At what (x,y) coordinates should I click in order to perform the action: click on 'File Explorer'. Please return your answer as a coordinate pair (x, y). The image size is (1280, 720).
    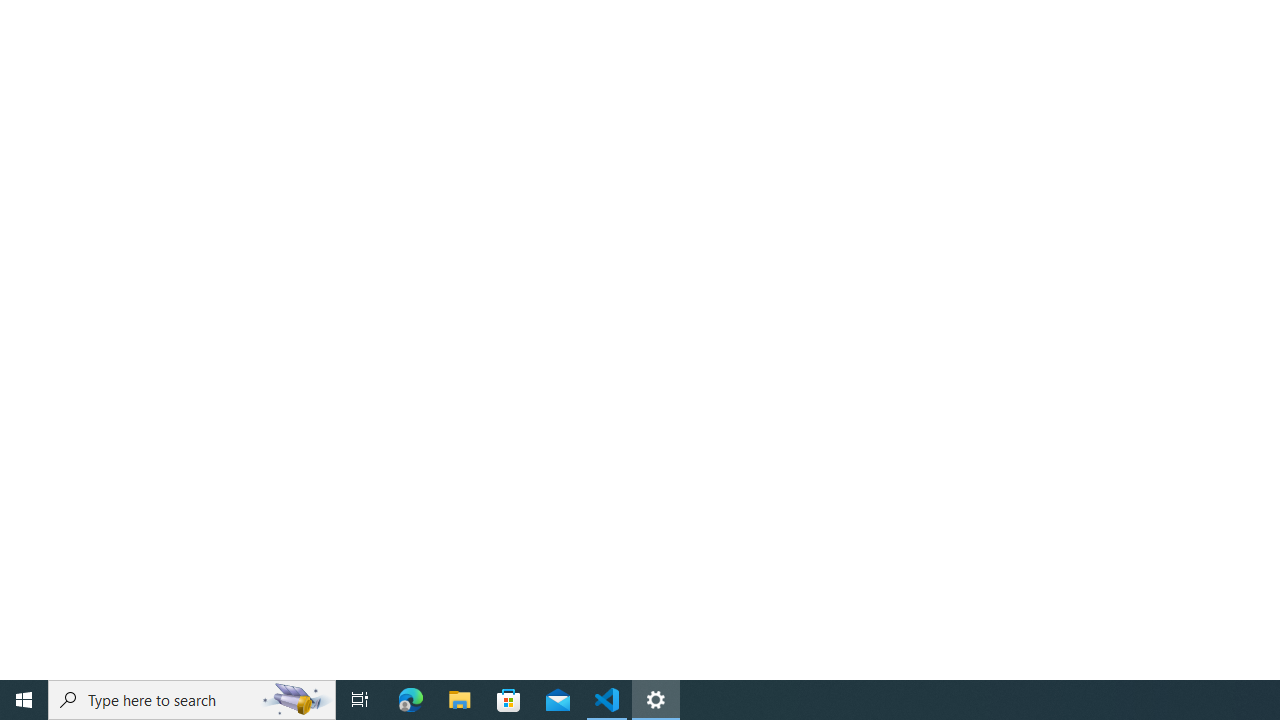
    Looking at the image, I should click on (459, 698).